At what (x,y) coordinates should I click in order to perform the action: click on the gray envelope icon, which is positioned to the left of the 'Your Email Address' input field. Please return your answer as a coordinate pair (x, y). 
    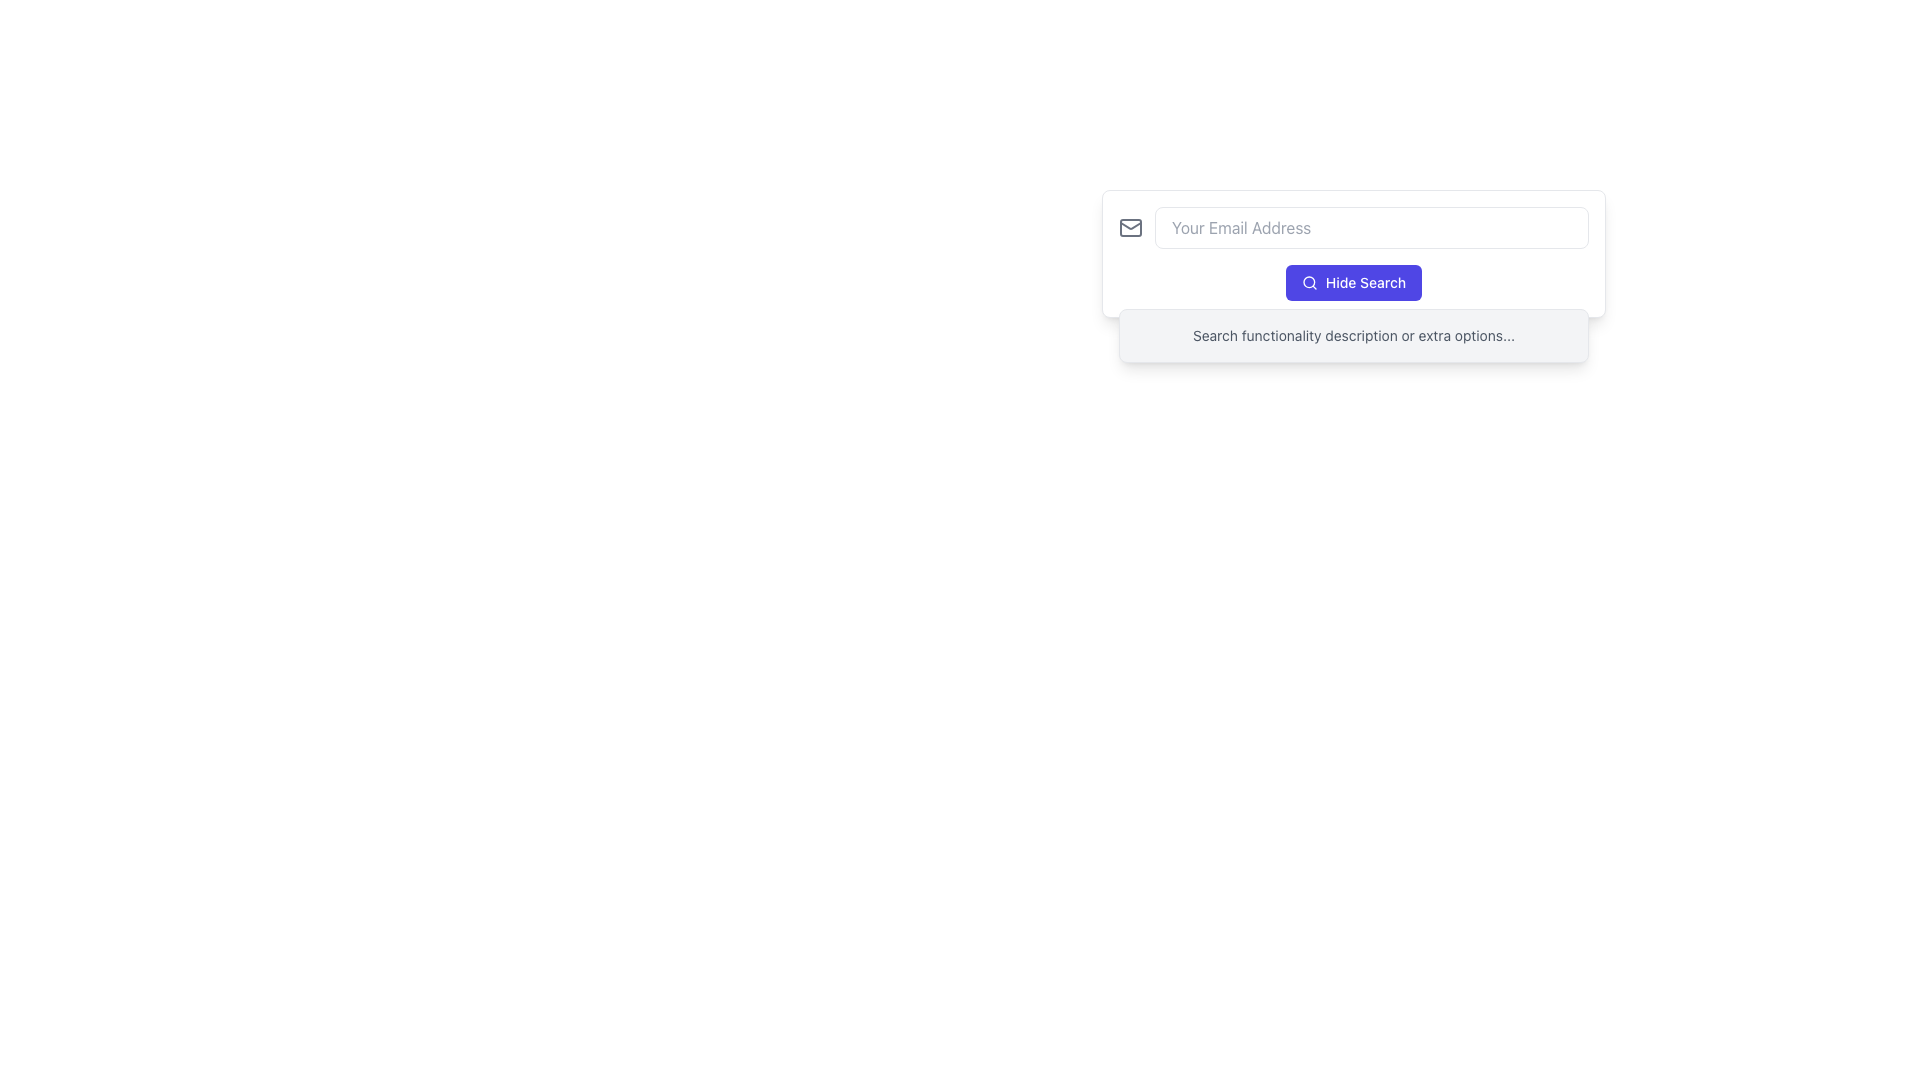
    Looking at the image, I should click on (1131, 226).